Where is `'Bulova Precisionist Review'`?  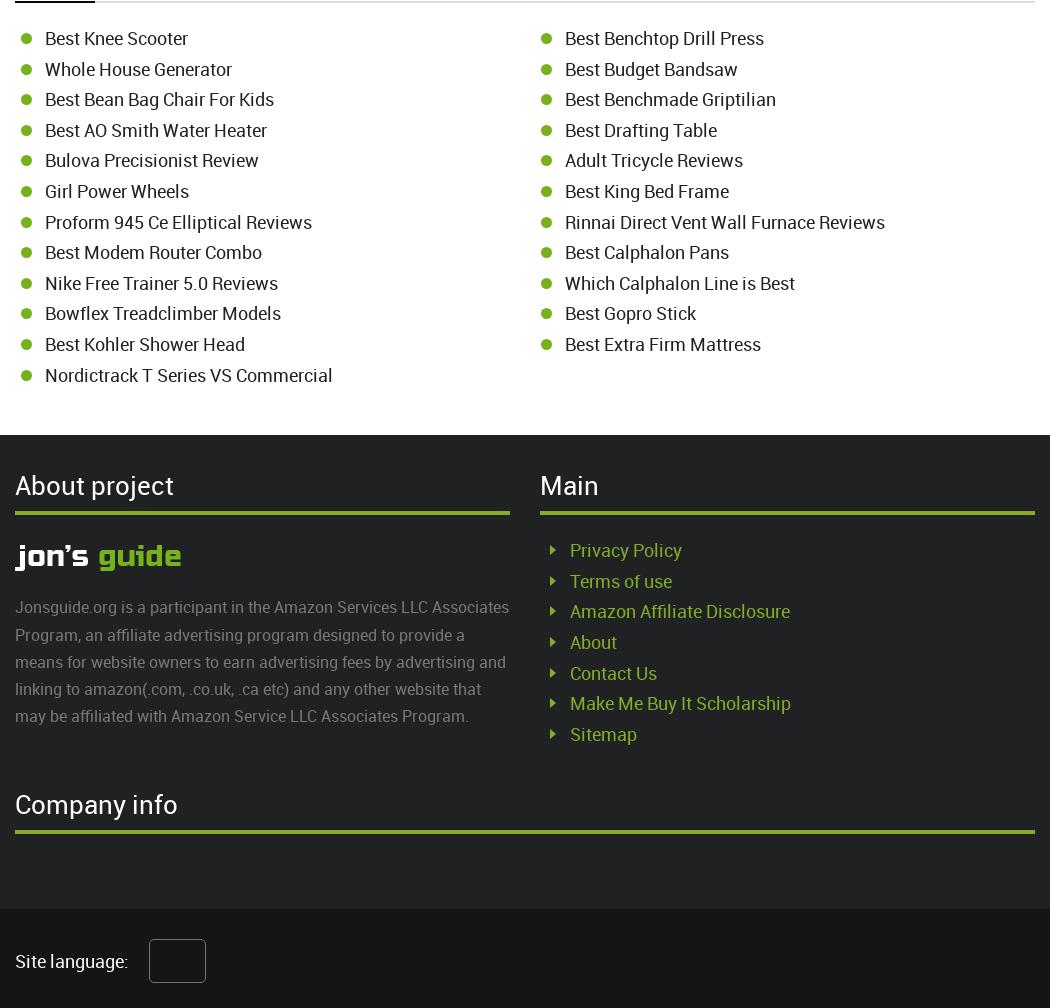 'Bulova Precisionist Review' is located at coordinates (44, 159).